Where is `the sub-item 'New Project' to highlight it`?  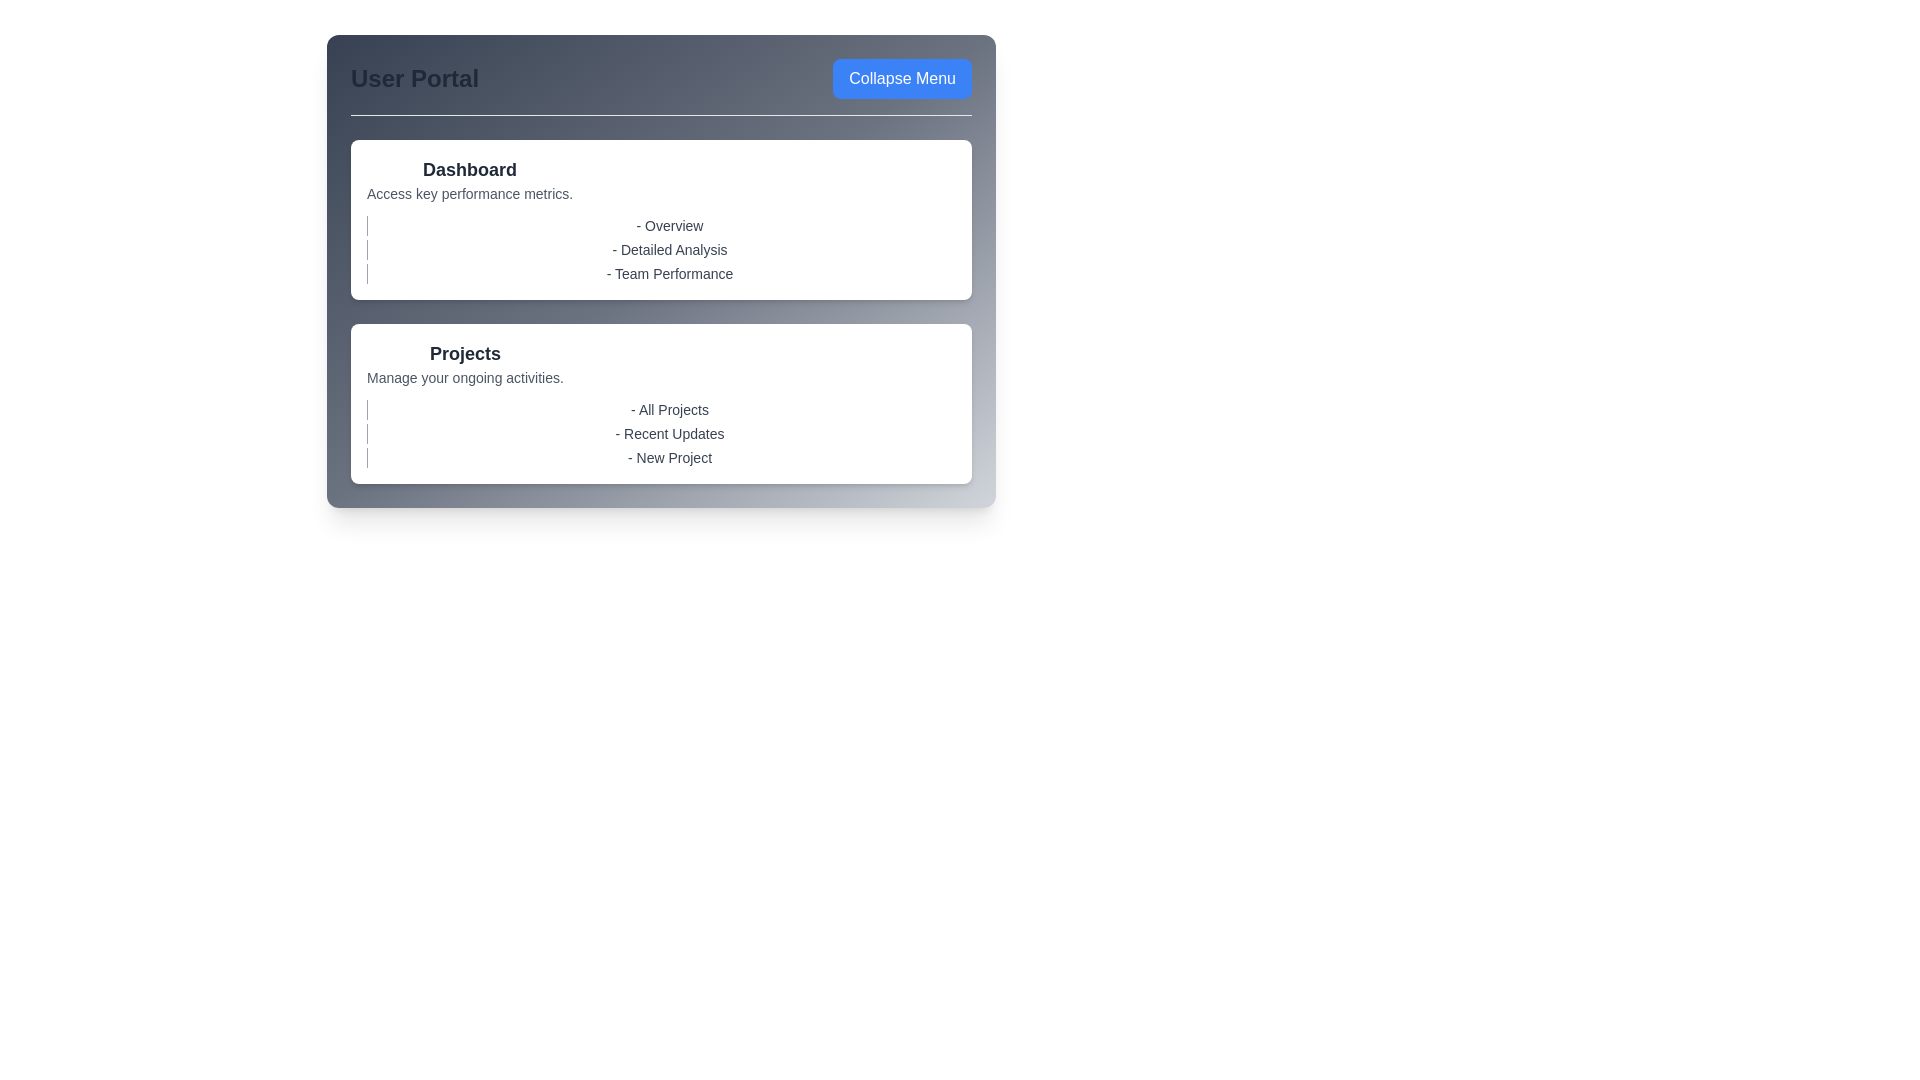
the sub-item 'New Project' to highlight it is located at coordinates (661, 458).